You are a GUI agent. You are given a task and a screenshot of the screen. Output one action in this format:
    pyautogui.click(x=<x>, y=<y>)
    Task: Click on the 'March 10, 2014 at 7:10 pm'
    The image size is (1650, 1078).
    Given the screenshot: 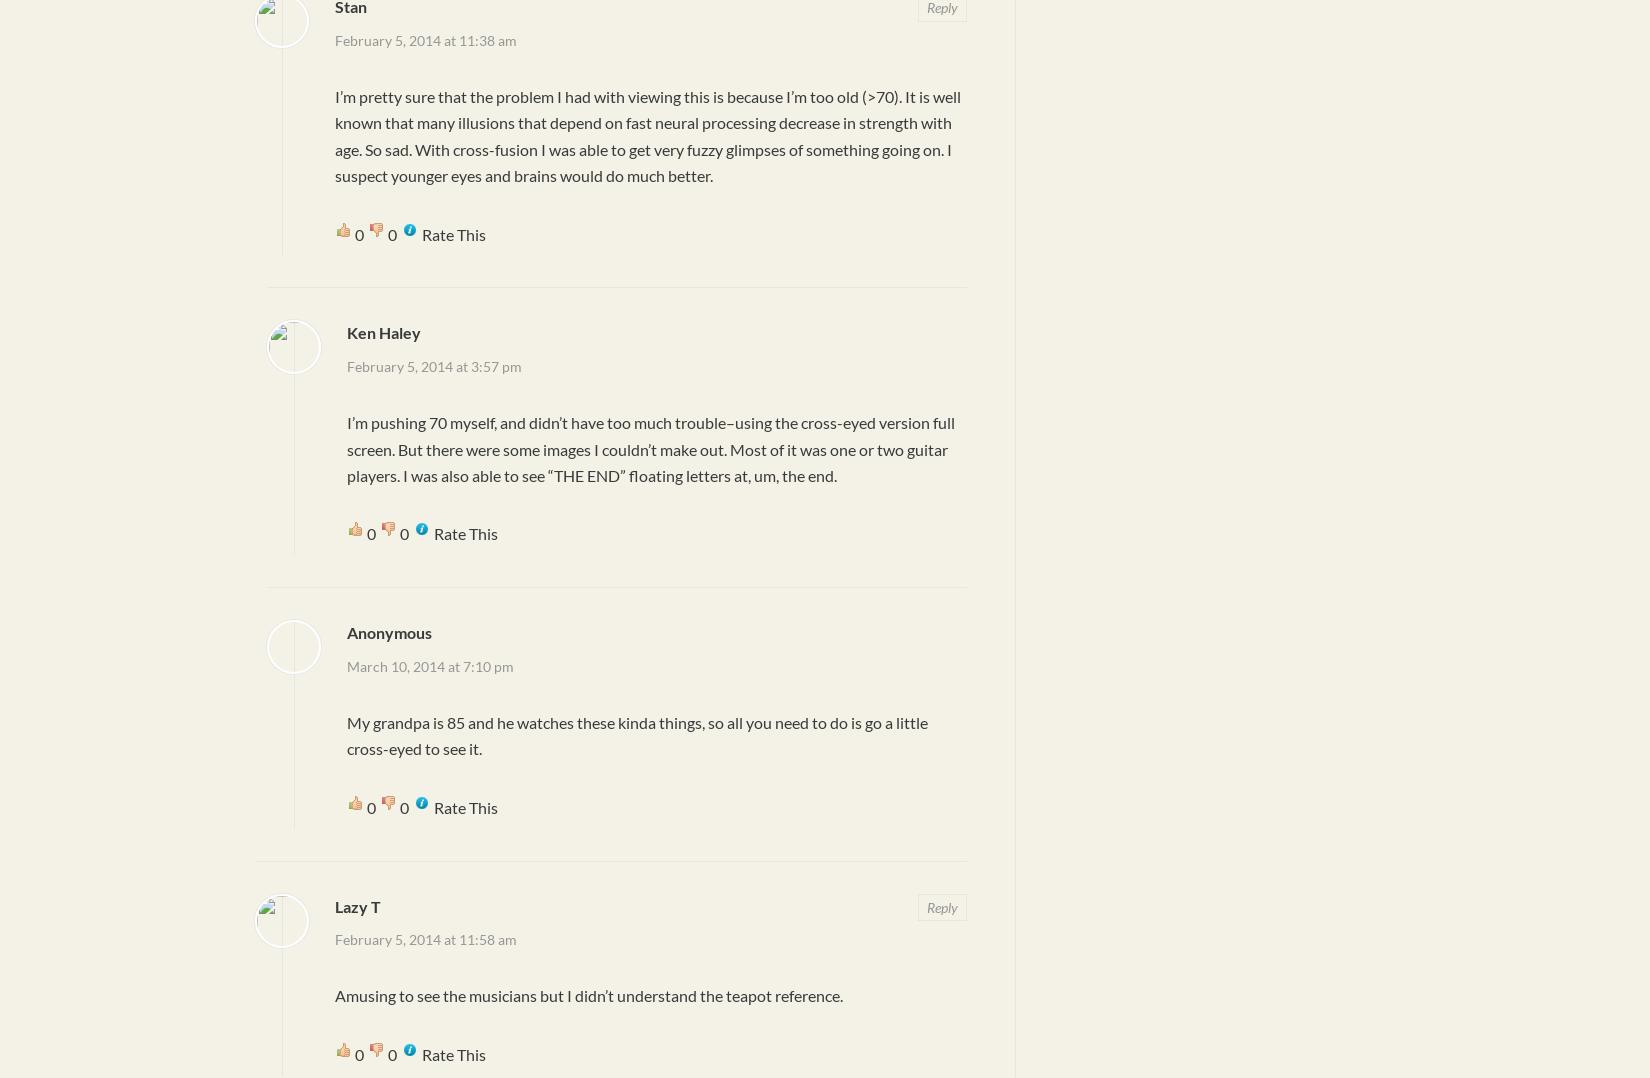 What is the action you would take?
    pyautogui.click(x=429, y=665)
    